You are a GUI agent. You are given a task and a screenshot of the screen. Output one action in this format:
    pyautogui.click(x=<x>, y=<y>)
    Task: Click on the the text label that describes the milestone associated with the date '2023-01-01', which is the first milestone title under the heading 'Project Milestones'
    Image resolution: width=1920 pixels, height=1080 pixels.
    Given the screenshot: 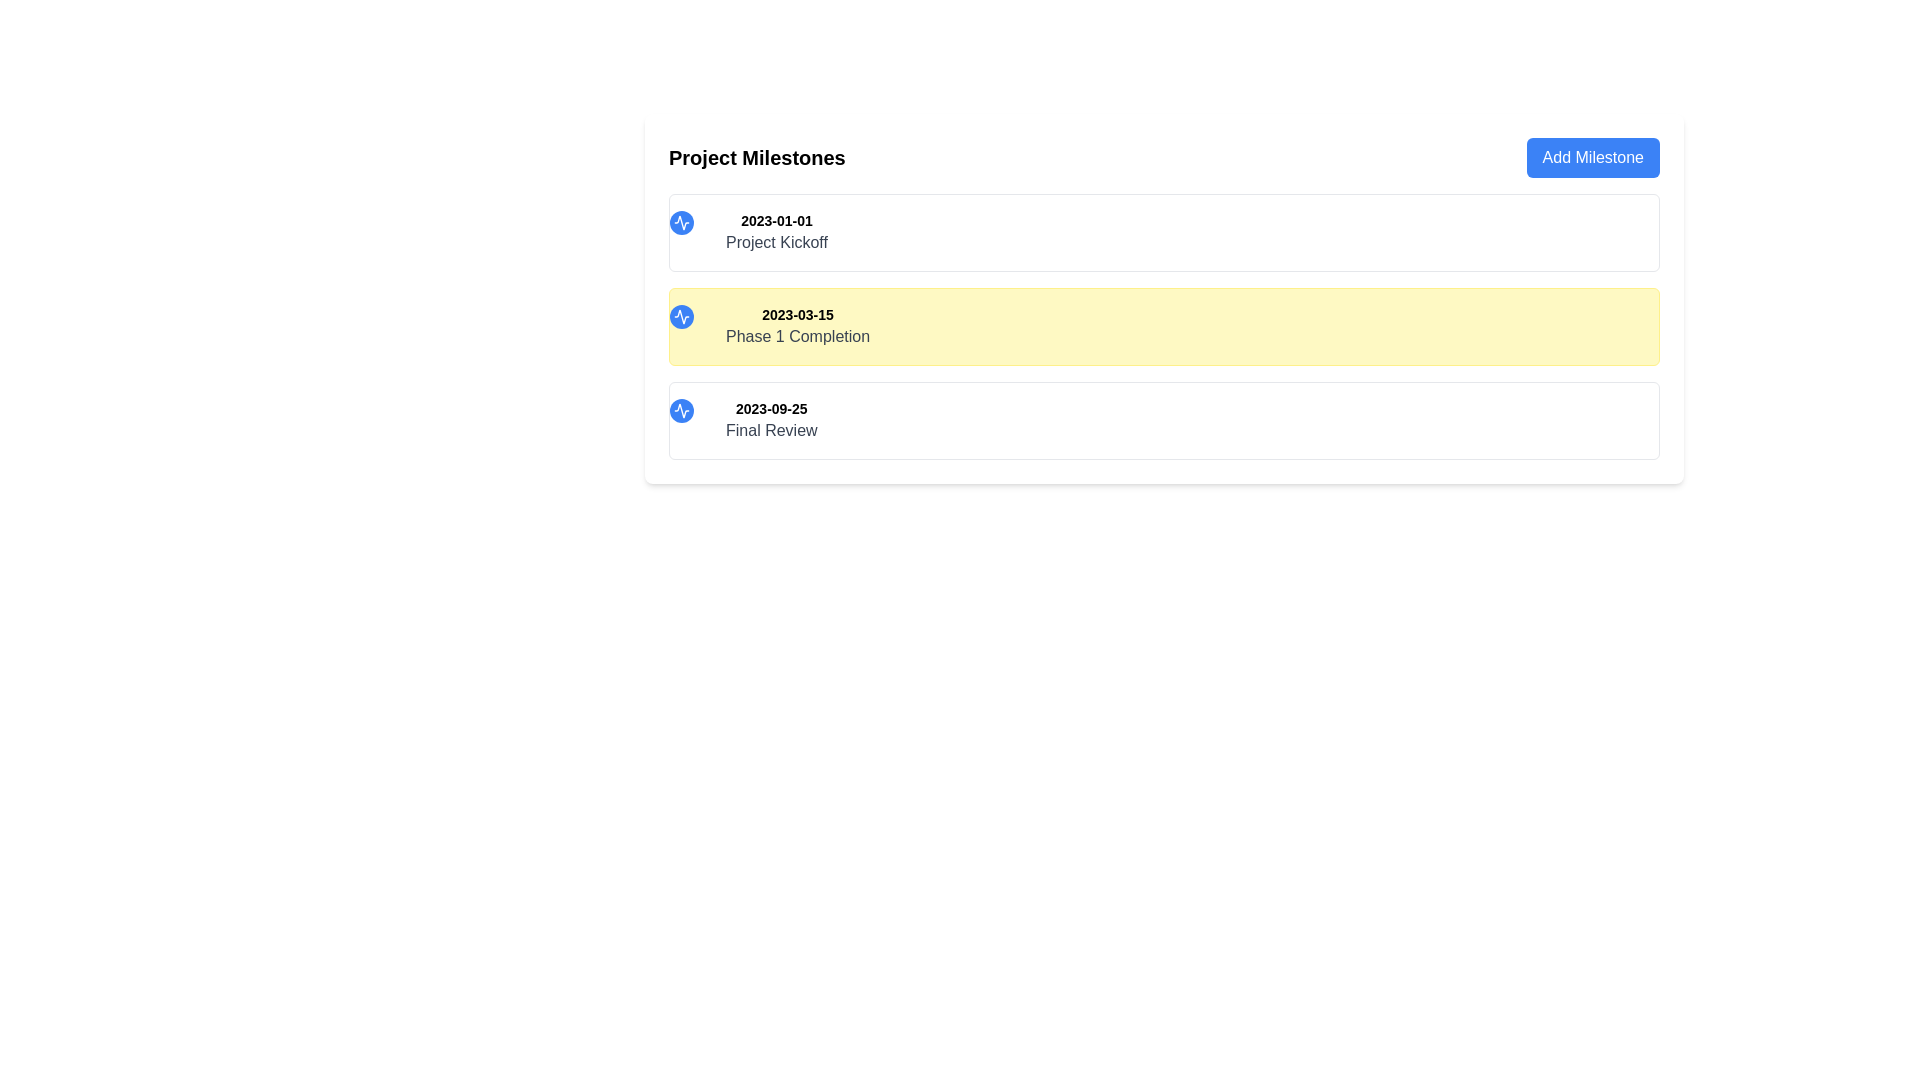 What is the action you would take?
    pyautogui.click(x=776, y=242)
    